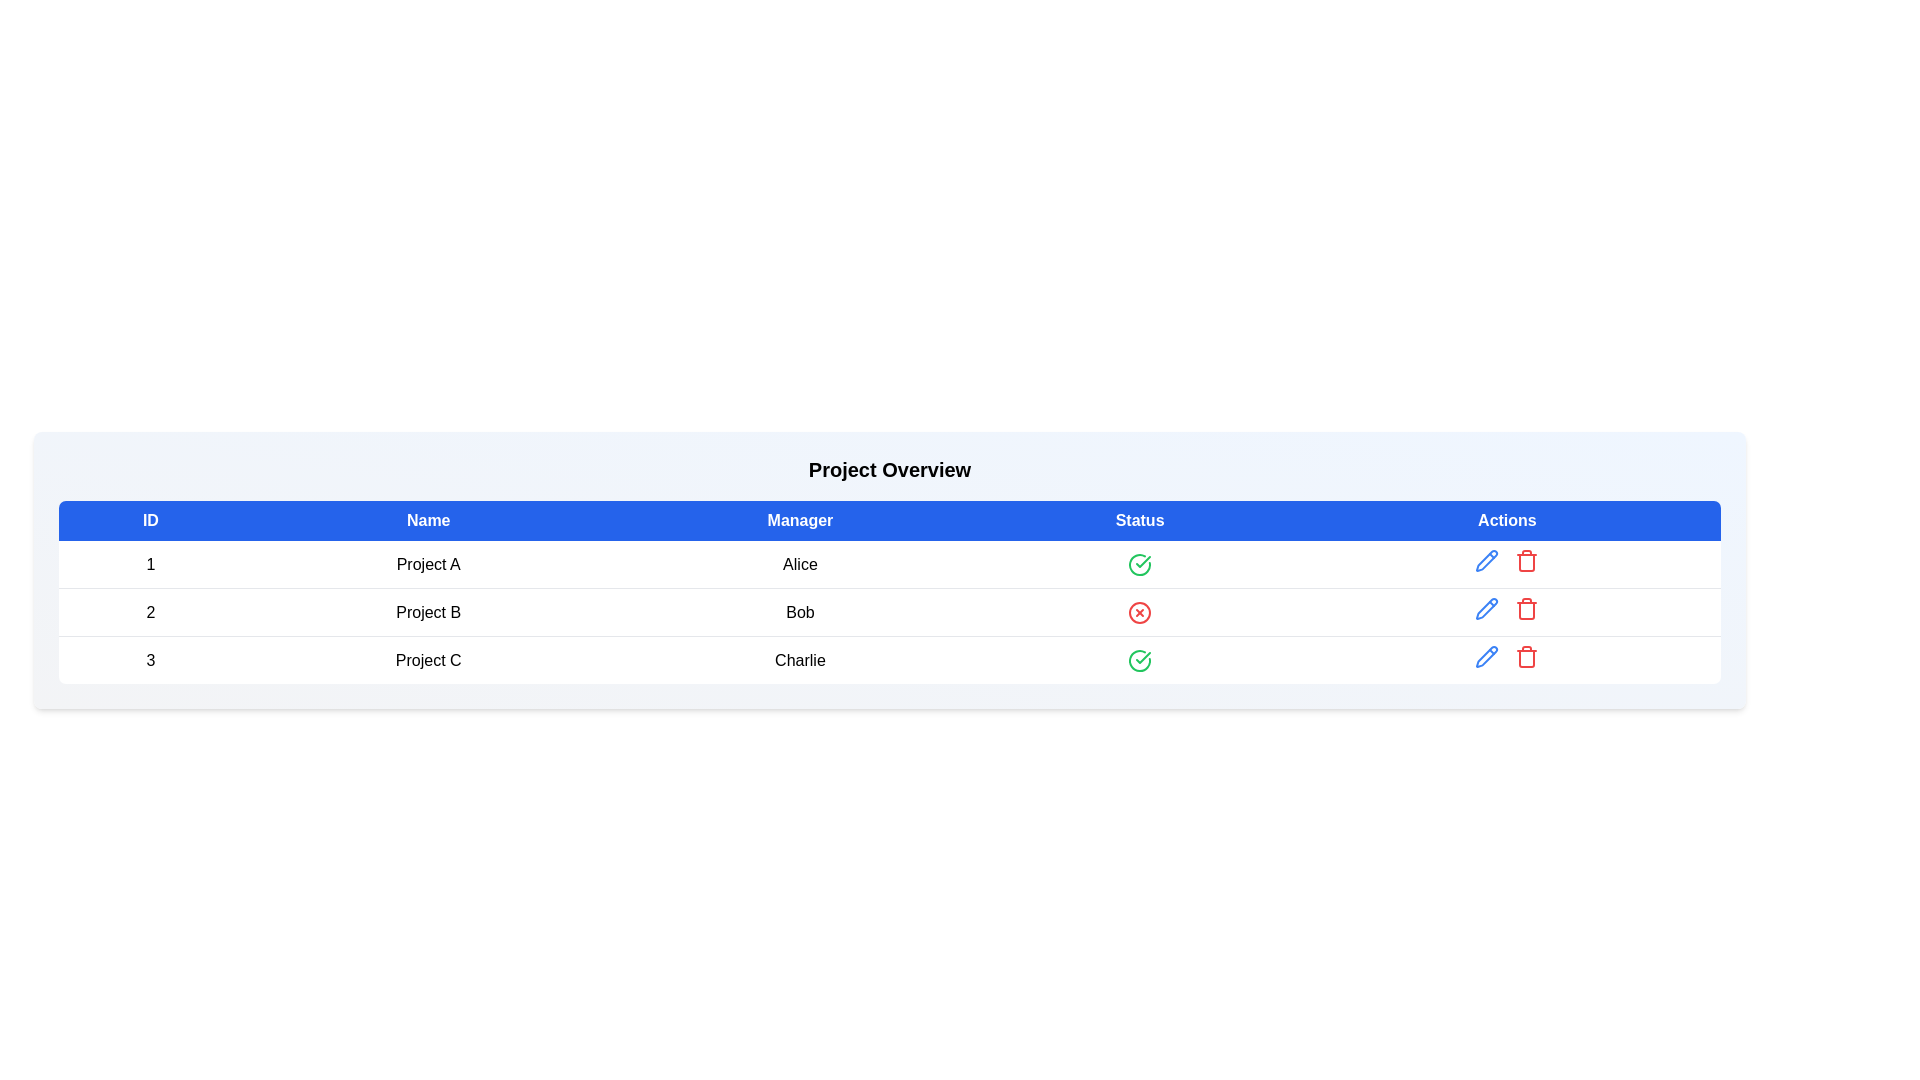 This screenshot has height=1080, width=1920. What do you see at coordinates (800, 519) in the screenshot?
I see `the blue rectangular header cell labeled 'Manager' that is centered in the third column of the header row` at bounding box center [800, 519].